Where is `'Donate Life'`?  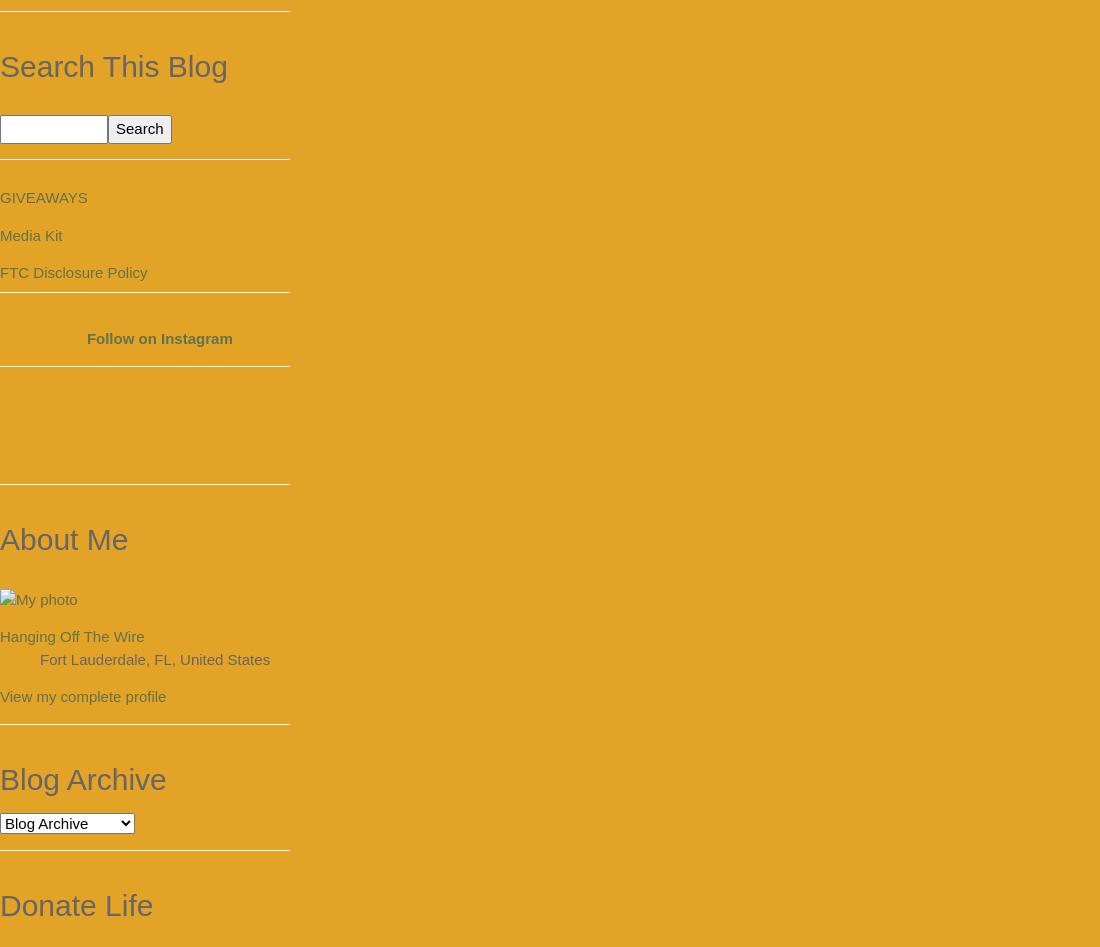
'Donate Life' is located at coordinates (0, 904).